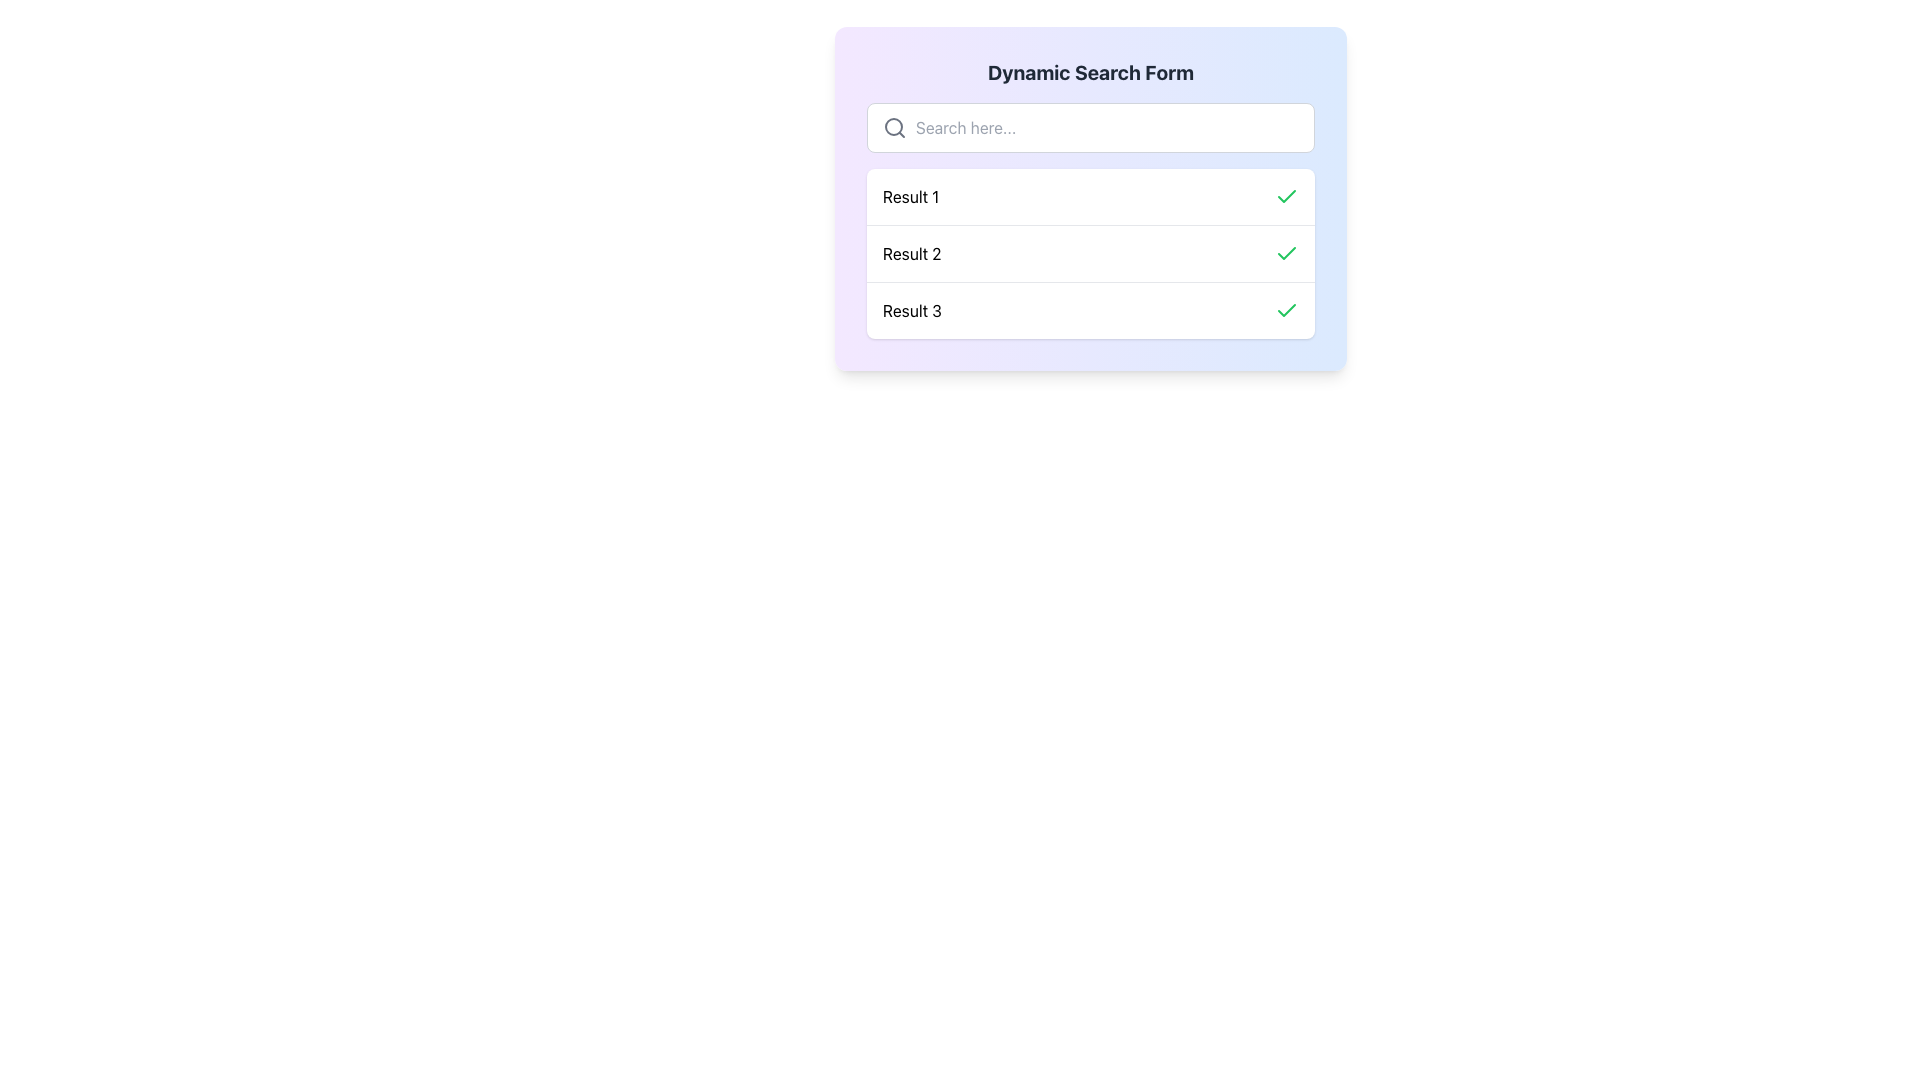 This screenshot has height=1080, width=1920. What do you see at coordinates (1286, 196) in the screenshot?
I see `the positive status icon located in the second row of the search results, positioned to the far right` at bounding box center [1286, 196].